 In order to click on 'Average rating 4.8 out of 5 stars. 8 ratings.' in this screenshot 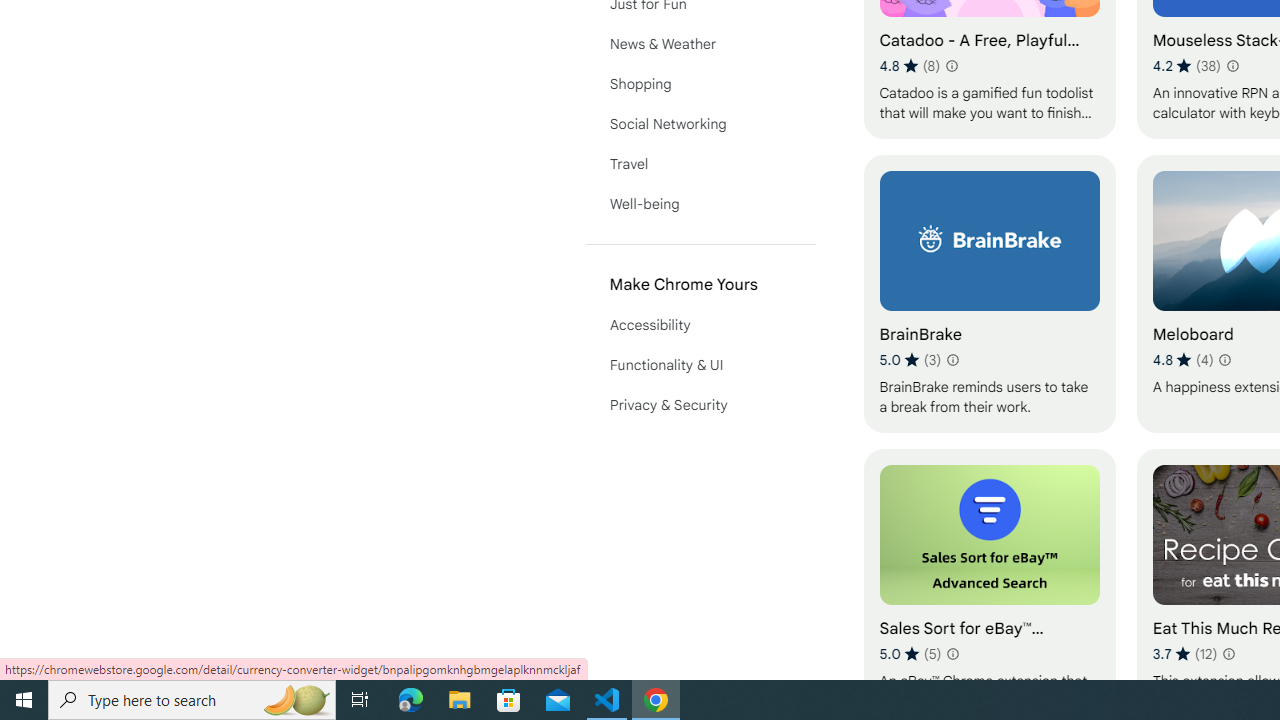, I will do `click(909, 65)`.